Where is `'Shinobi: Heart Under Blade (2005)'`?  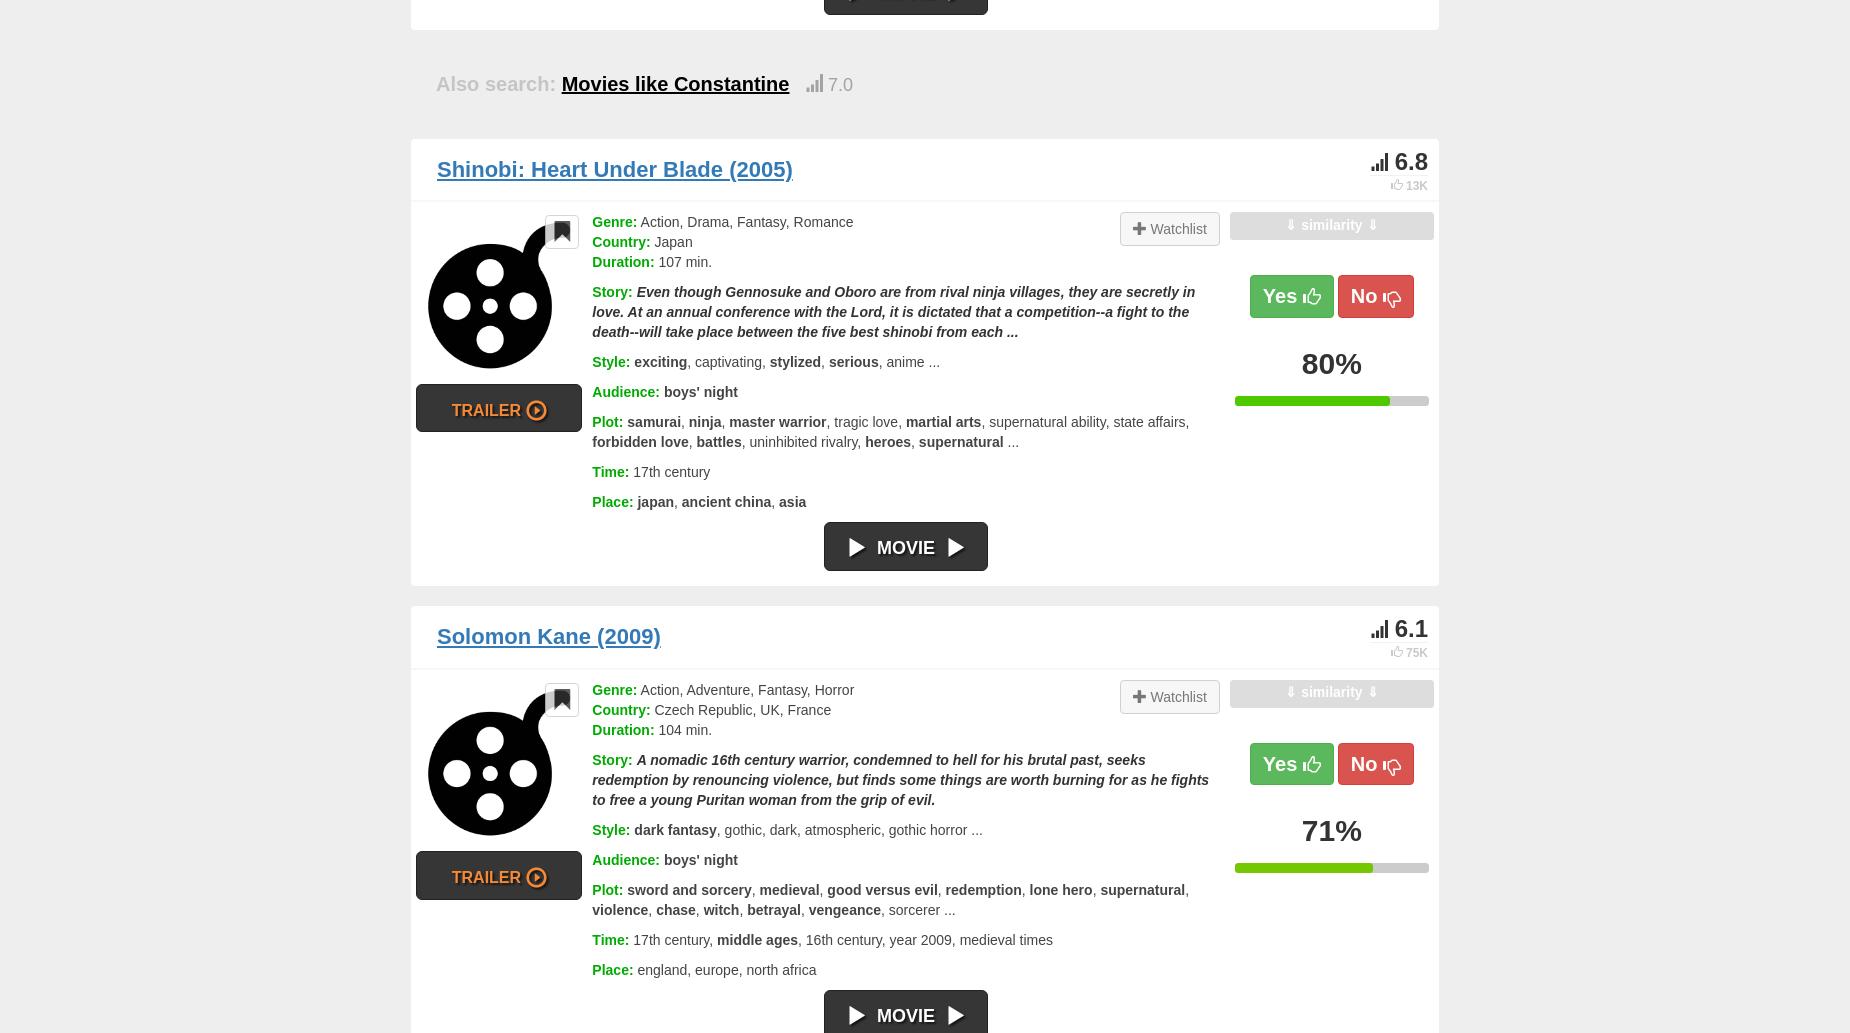
'Shinobi: Heart Under Blade (2005)' is located at coordinates (435, 169).